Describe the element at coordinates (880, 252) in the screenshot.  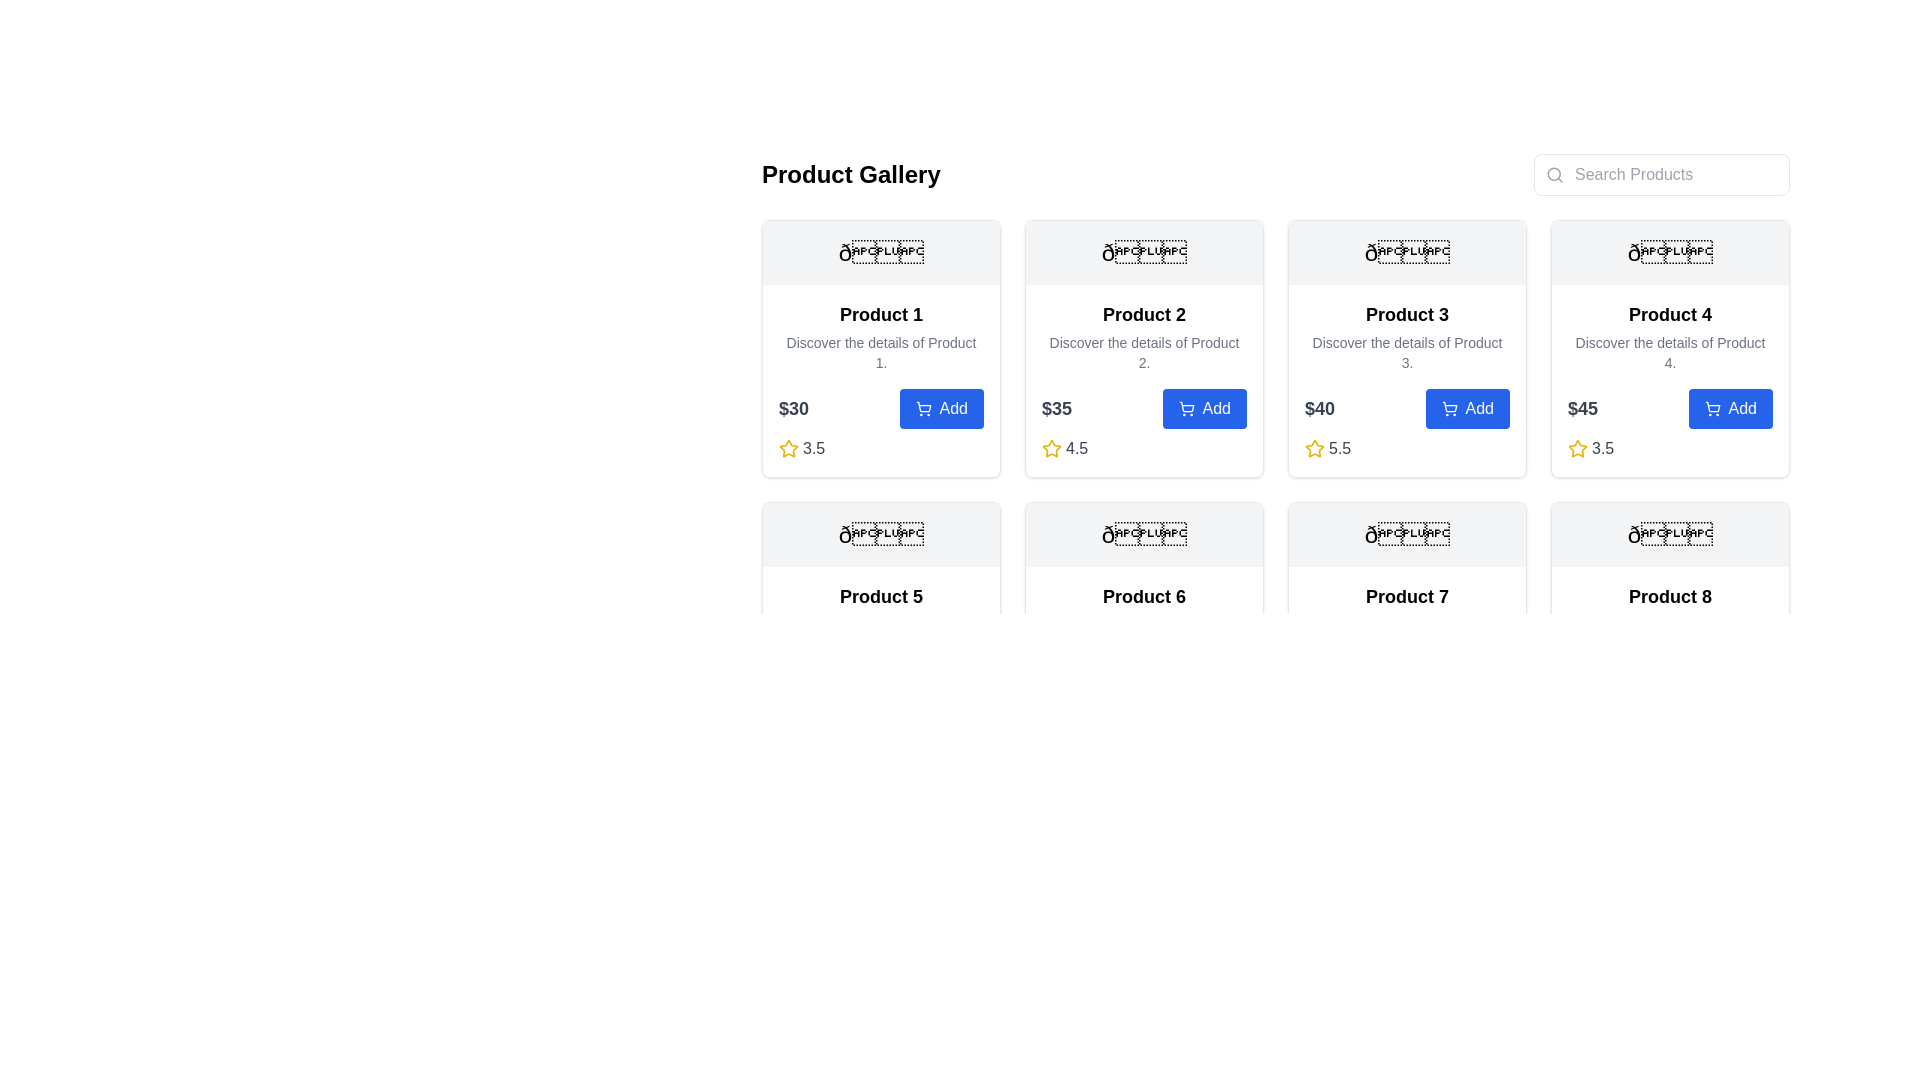
I see `the decorative emoji-like symbol located at the top of the 'Product 1' card, which is centrally aligned within the card's width` at that location.